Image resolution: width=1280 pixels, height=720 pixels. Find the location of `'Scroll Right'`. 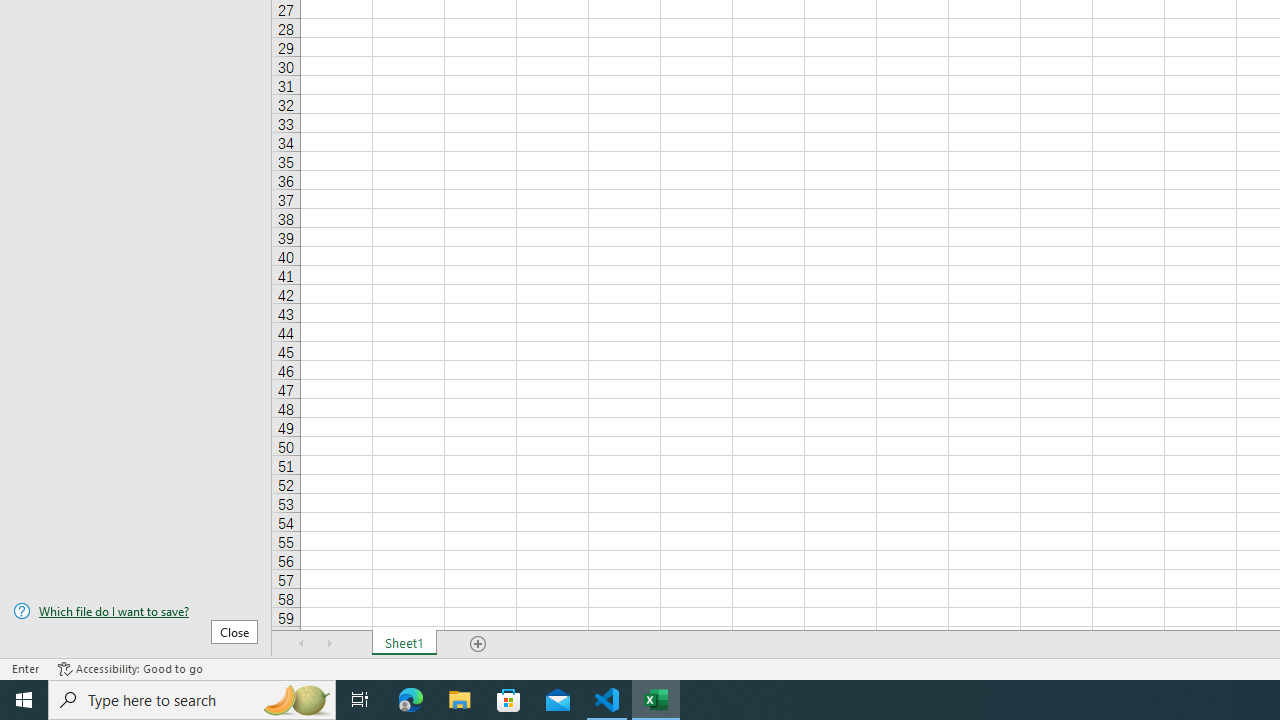

'Scroll Right' is located at coordinates (330, 644).